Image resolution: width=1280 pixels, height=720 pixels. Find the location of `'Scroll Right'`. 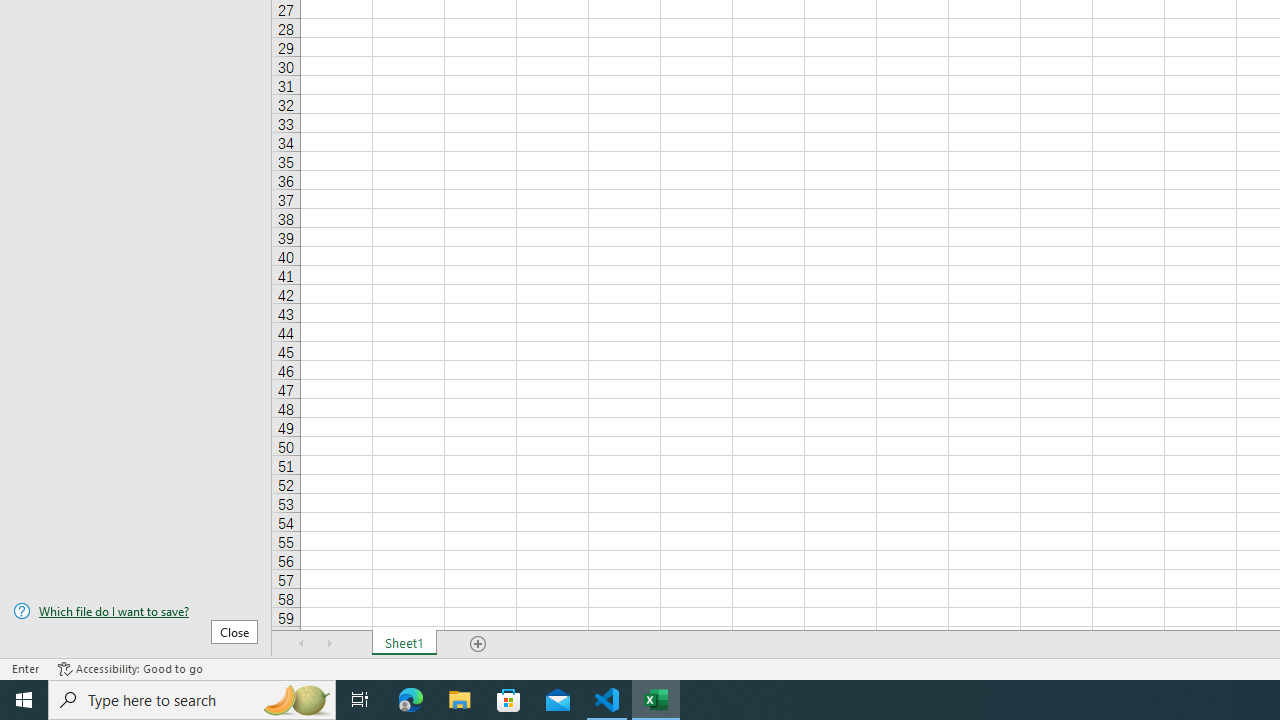

'Scroll Right' is located at coordinates (330, 644).